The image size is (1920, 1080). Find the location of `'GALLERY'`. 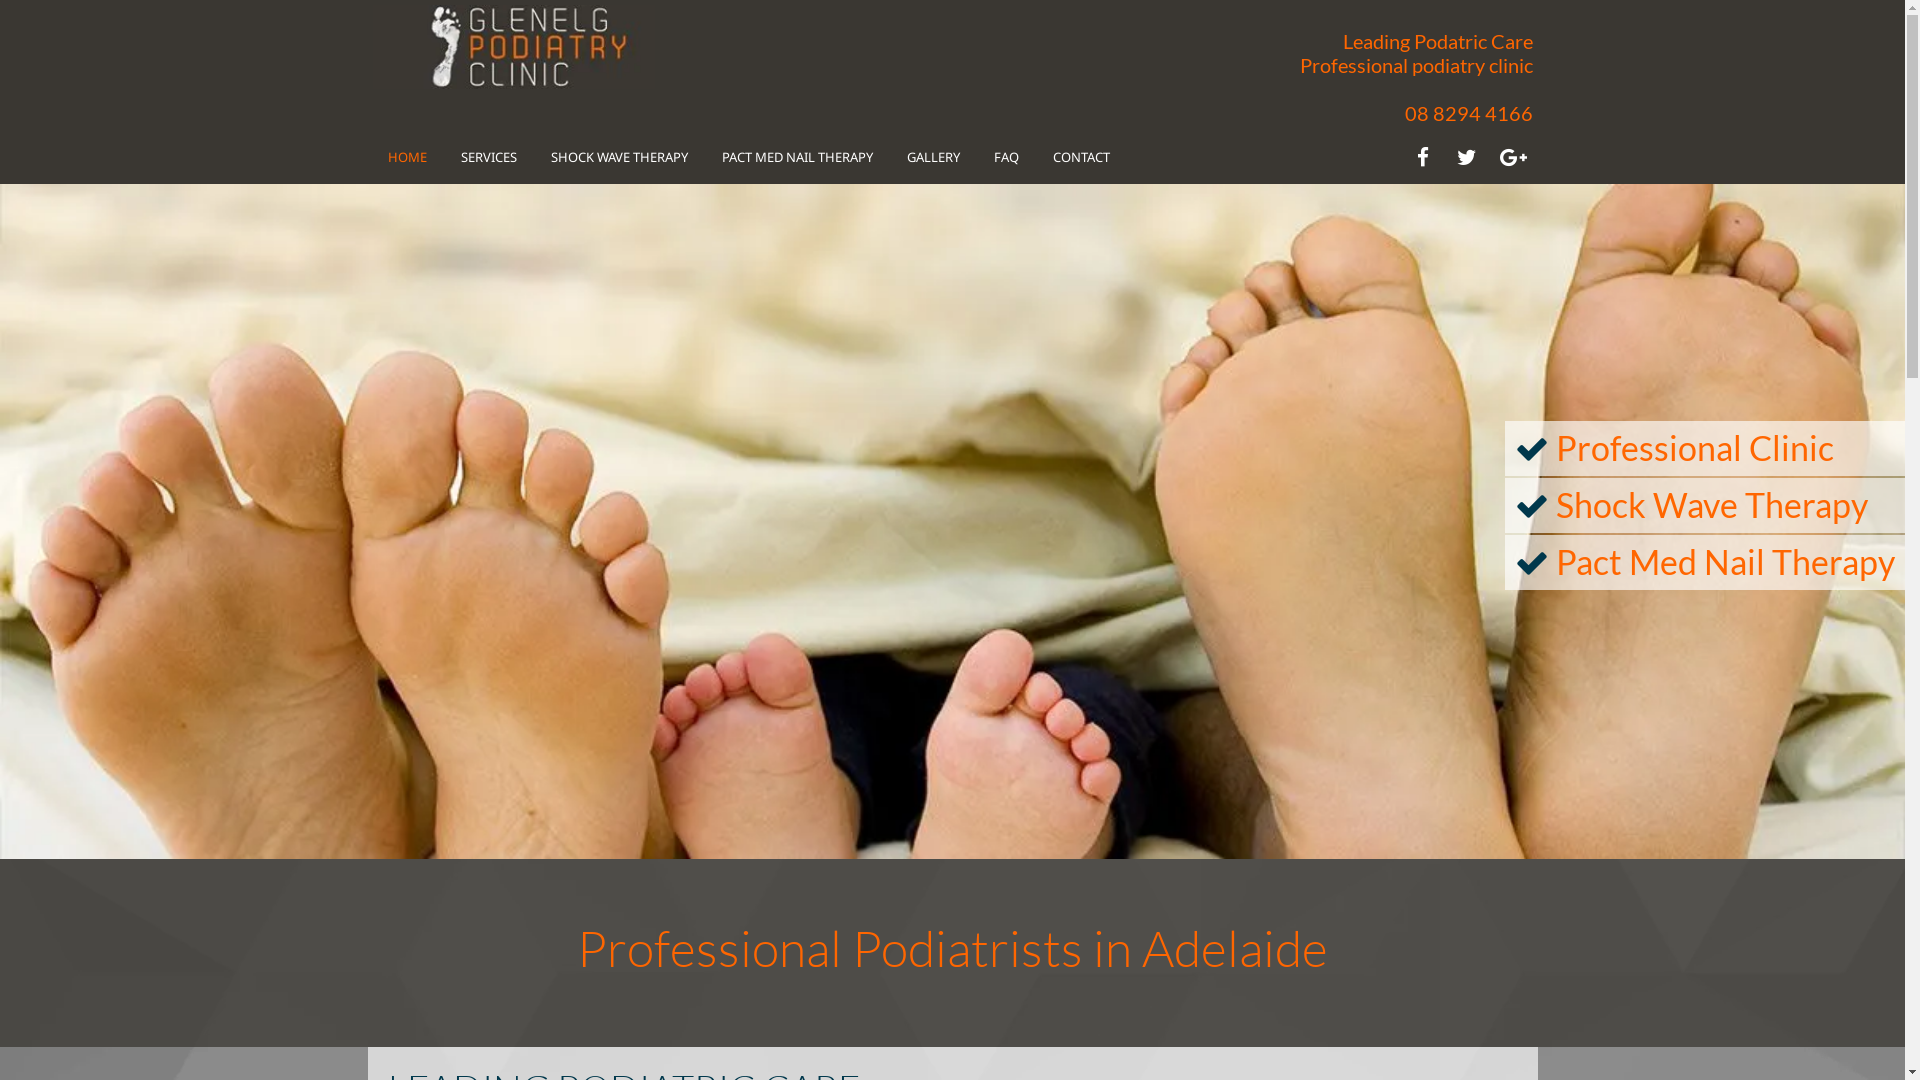

'GALLERY' is located at coordinates (931, 155).